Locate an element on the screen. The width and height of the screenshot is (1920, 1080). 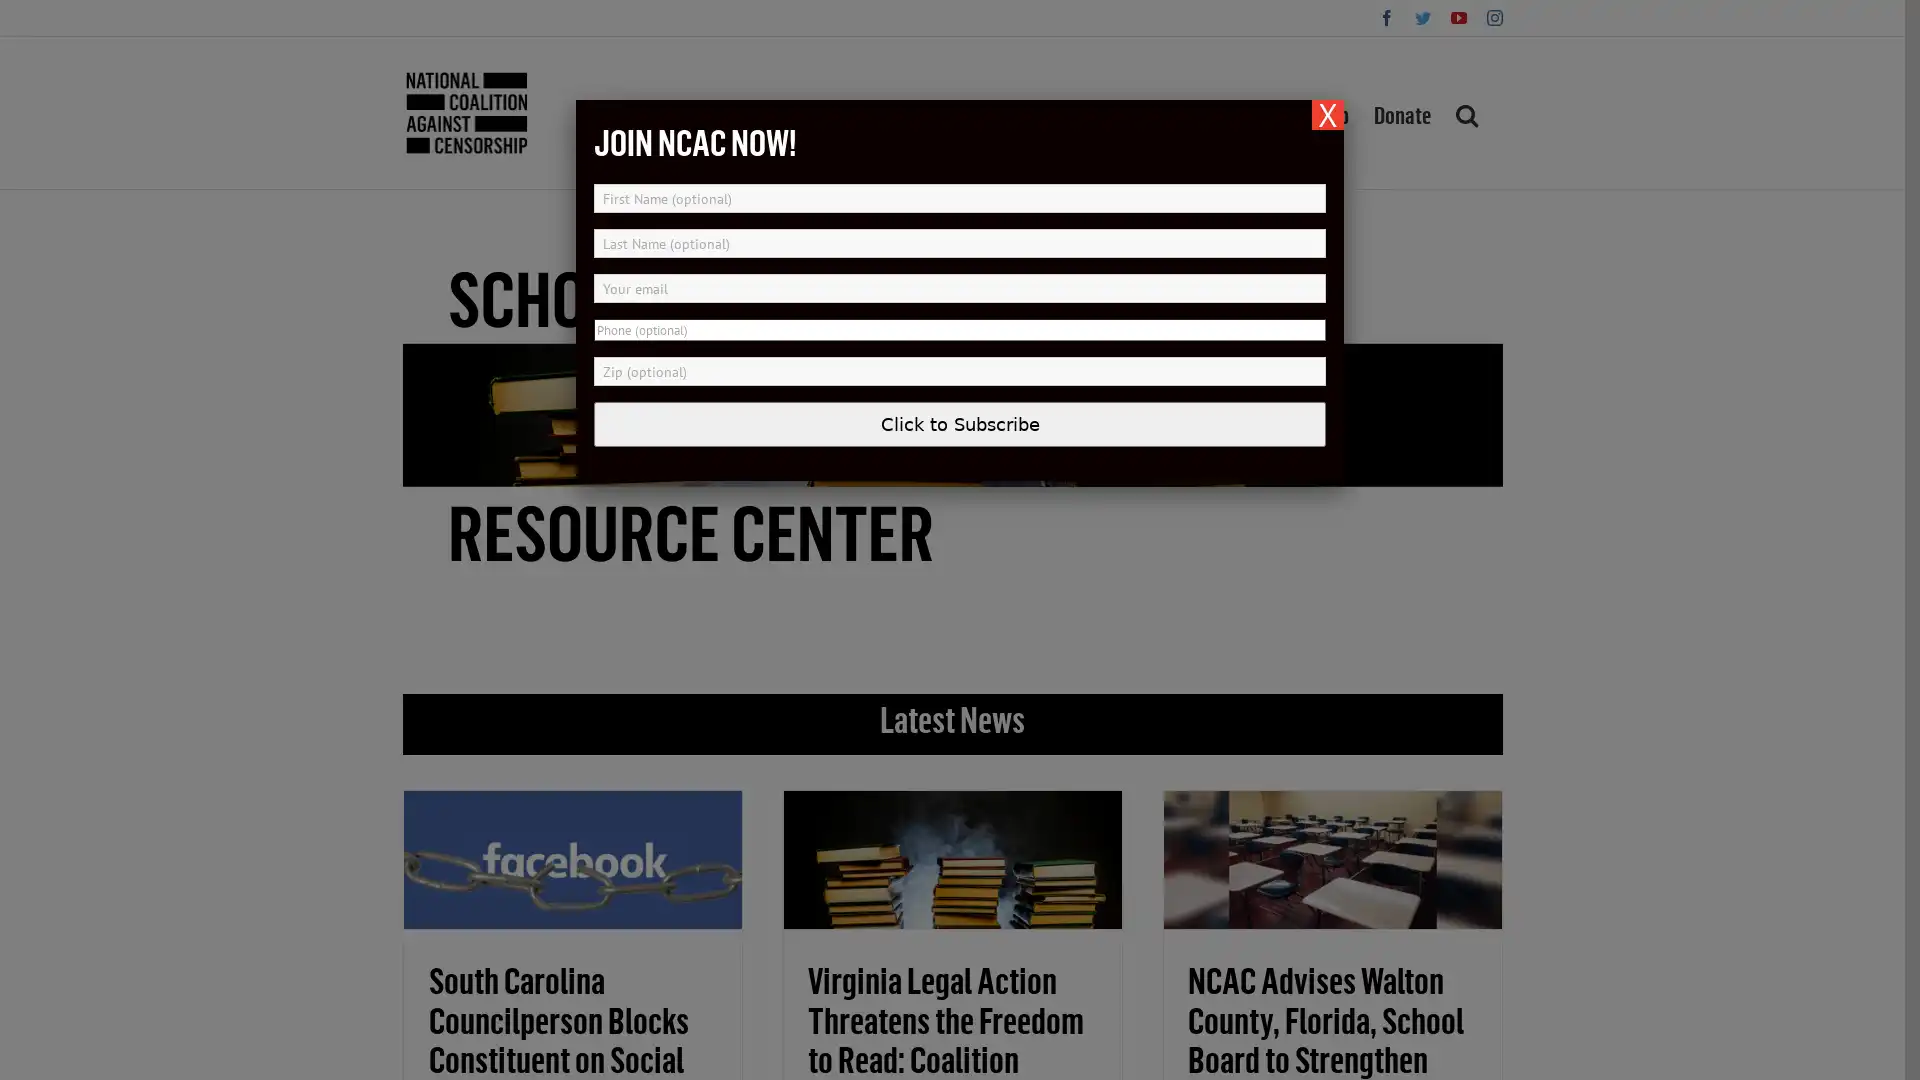
Search is located at coordinates (1465, 112).